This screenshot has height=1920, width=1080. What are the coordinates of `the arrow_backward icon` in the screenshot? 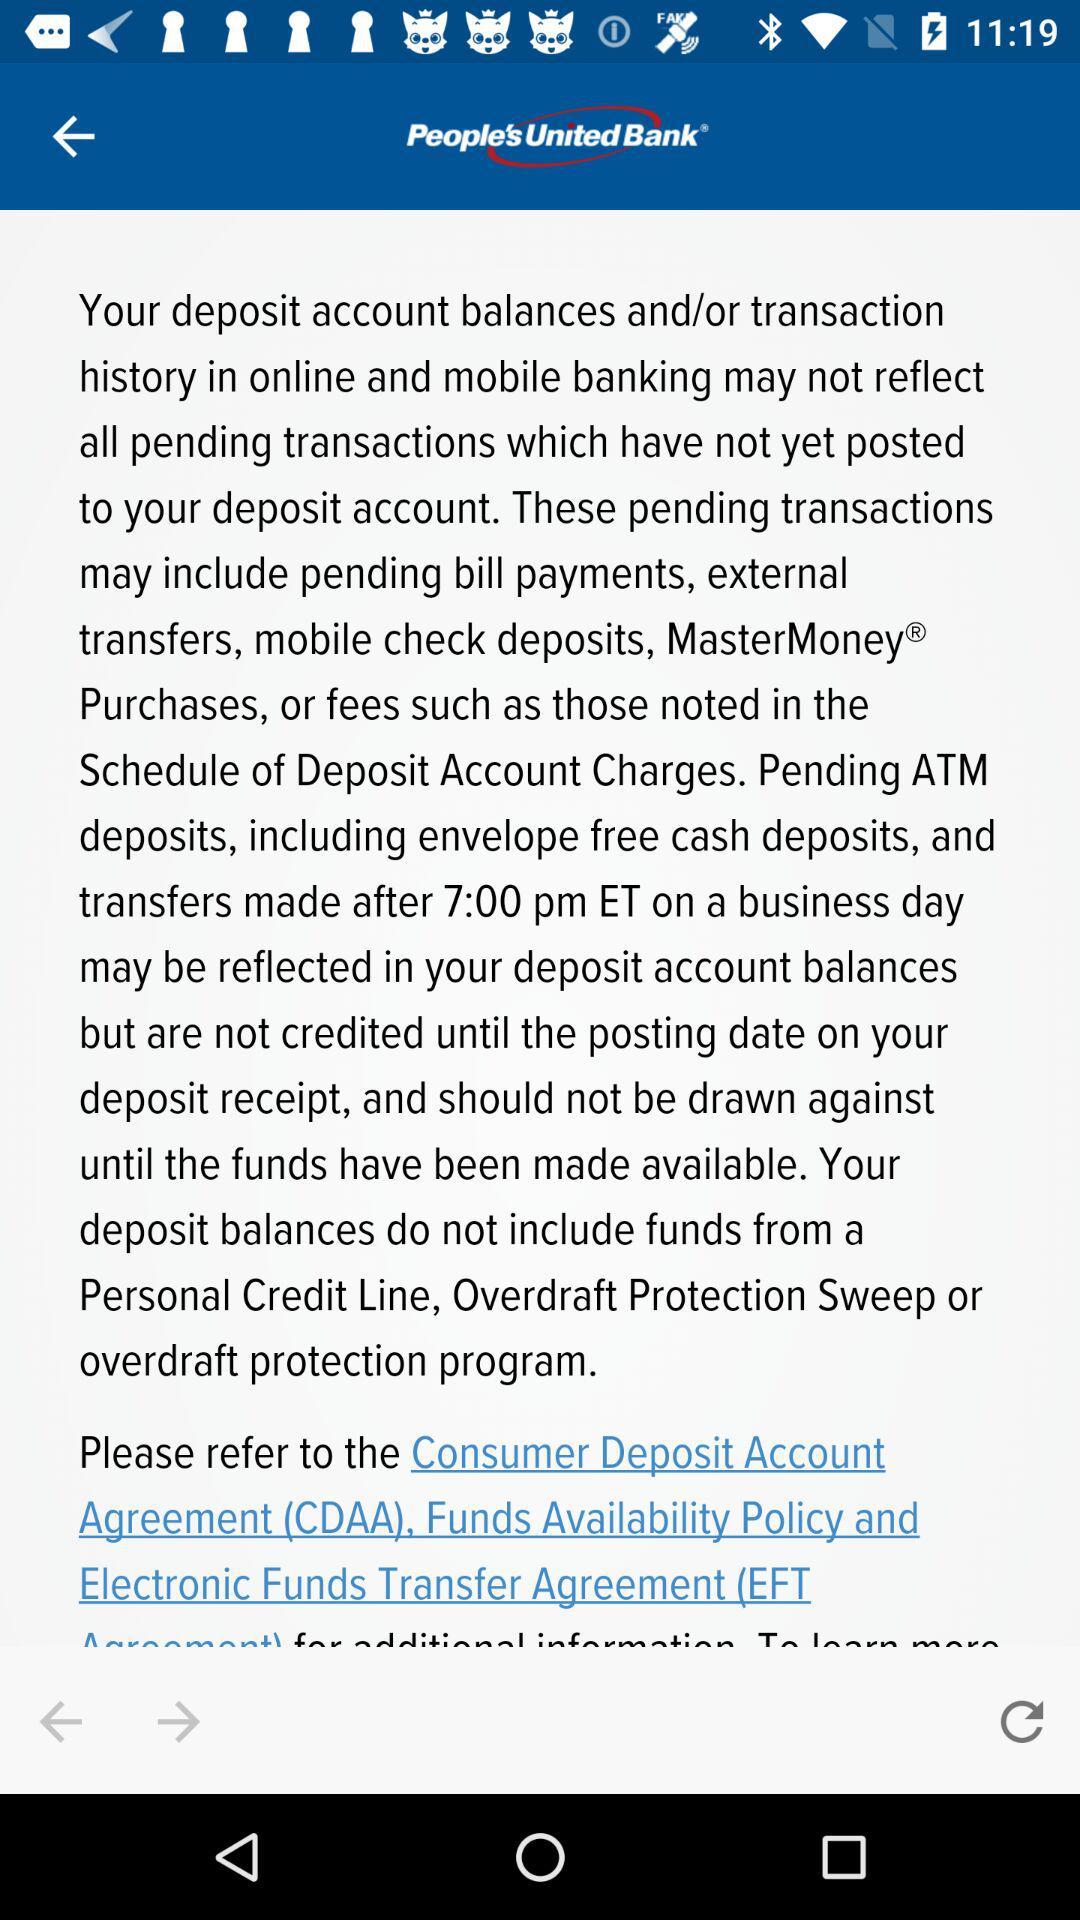 It's located at (58, 1719).